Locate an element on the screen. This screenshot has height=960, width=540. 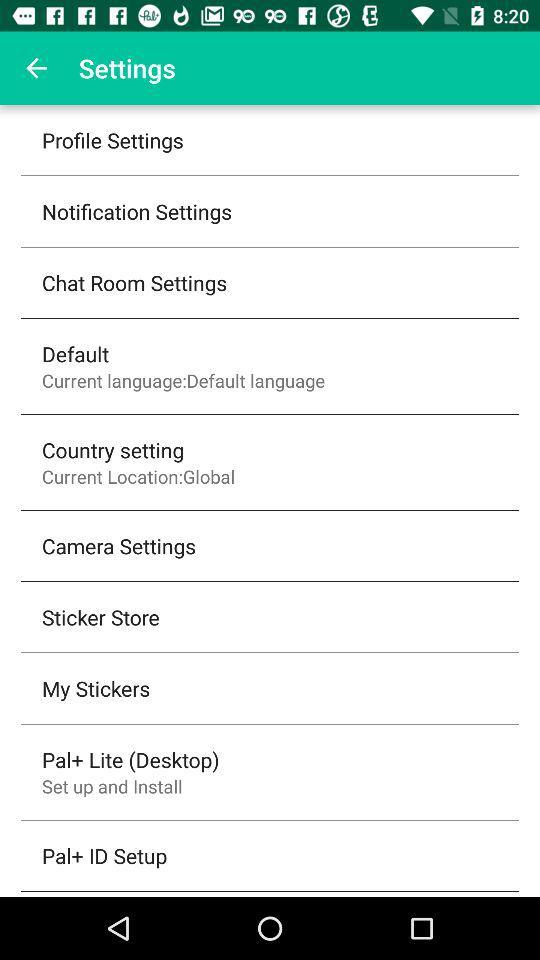
the profile settings is located at coordinates (112, 139).